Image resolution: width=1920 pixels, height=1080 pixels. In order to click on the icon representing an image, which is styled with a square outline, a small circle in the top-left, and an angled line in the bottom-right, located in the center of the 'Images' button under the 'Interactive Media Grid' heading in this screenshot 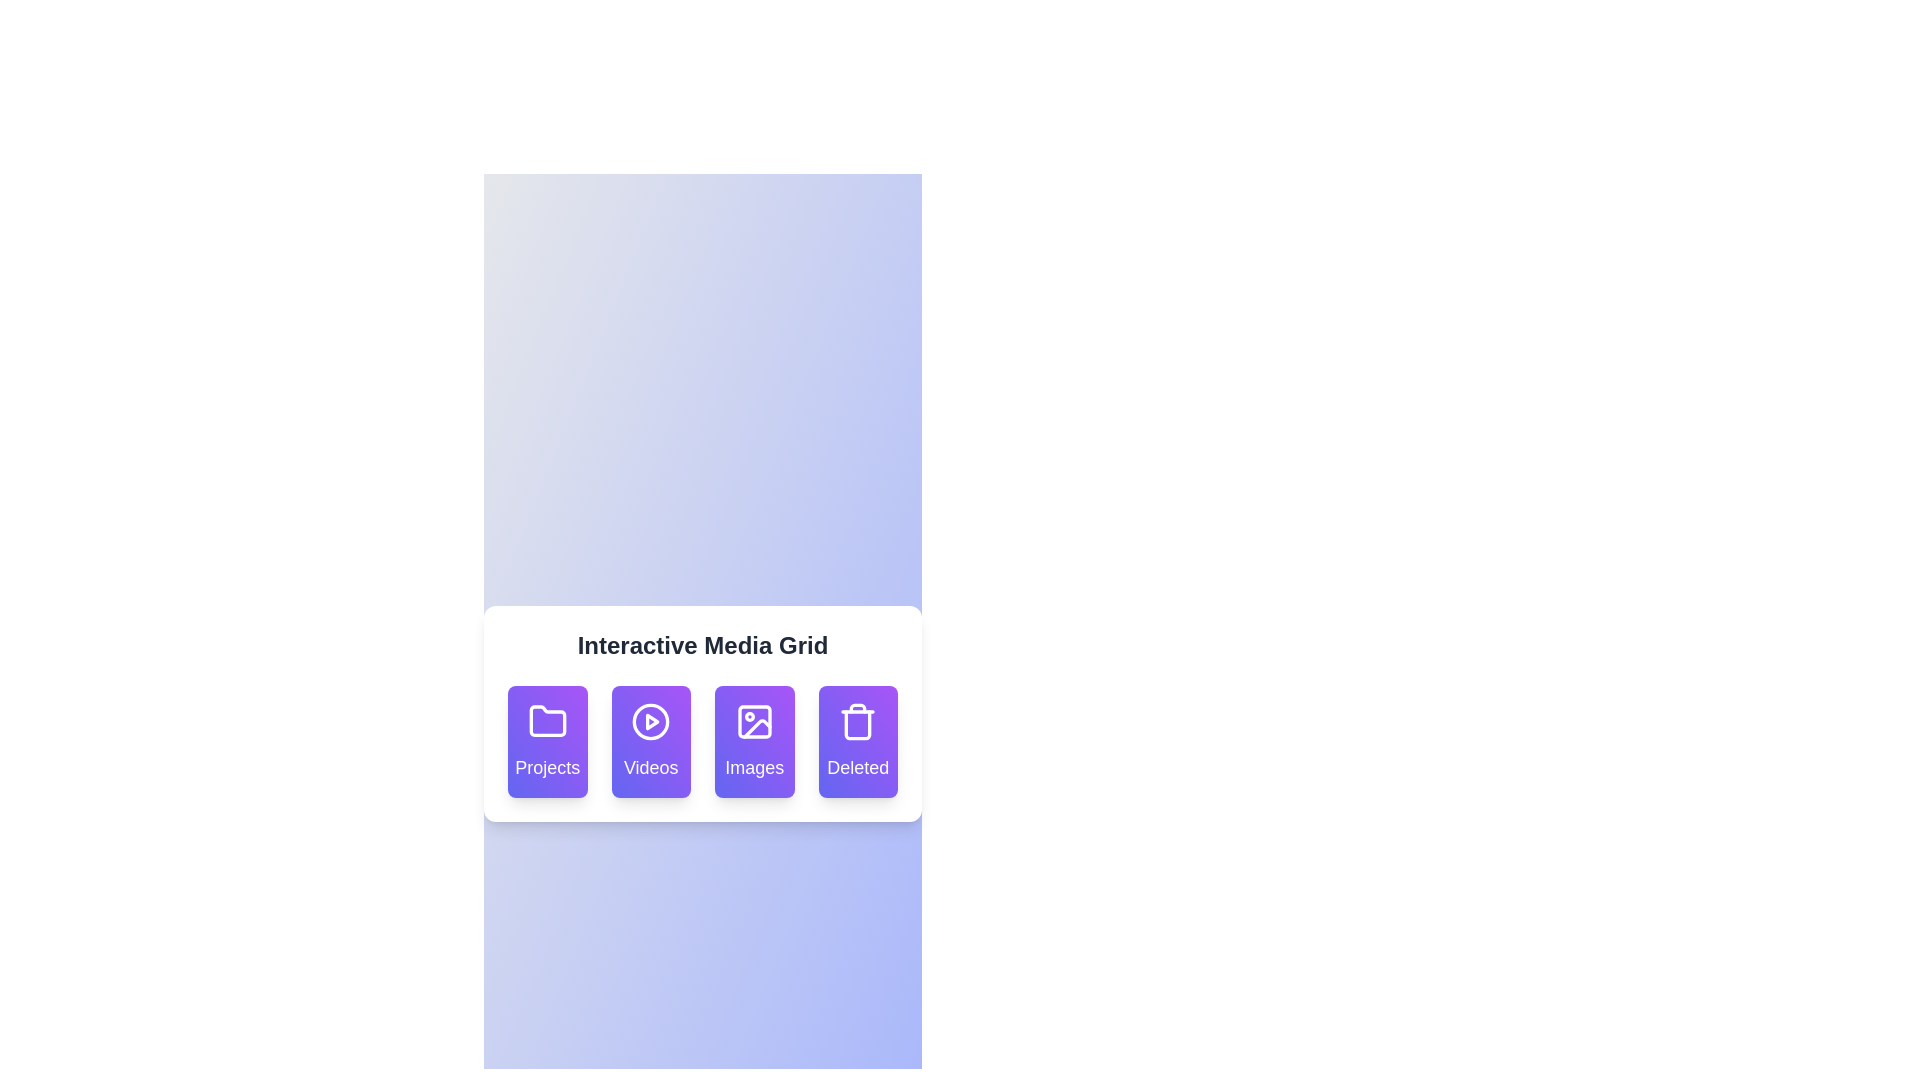, I will do `click(753, 721)`.